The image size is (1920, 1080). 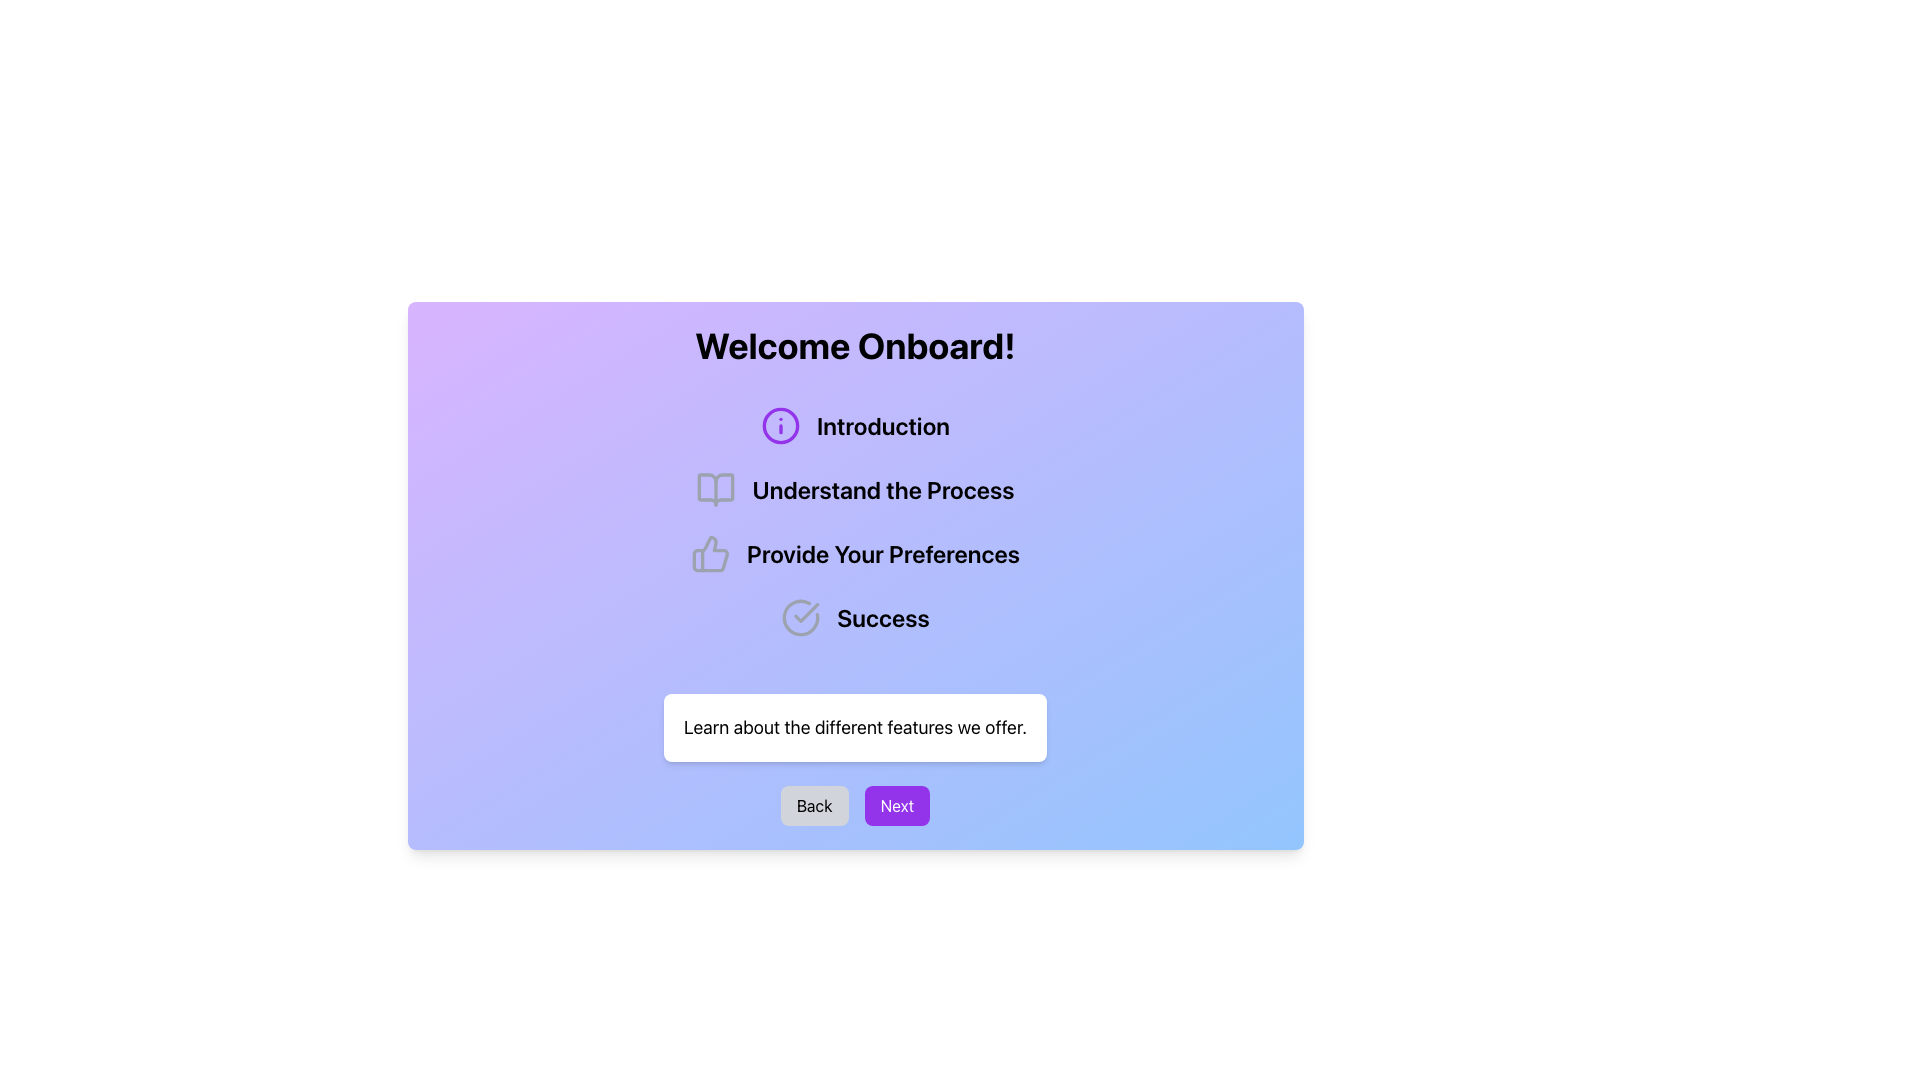 I want to click on the associated content for the 'Success' step, which is the fourth item in a vertical list of instructional steps, so click(x=855, y=616).